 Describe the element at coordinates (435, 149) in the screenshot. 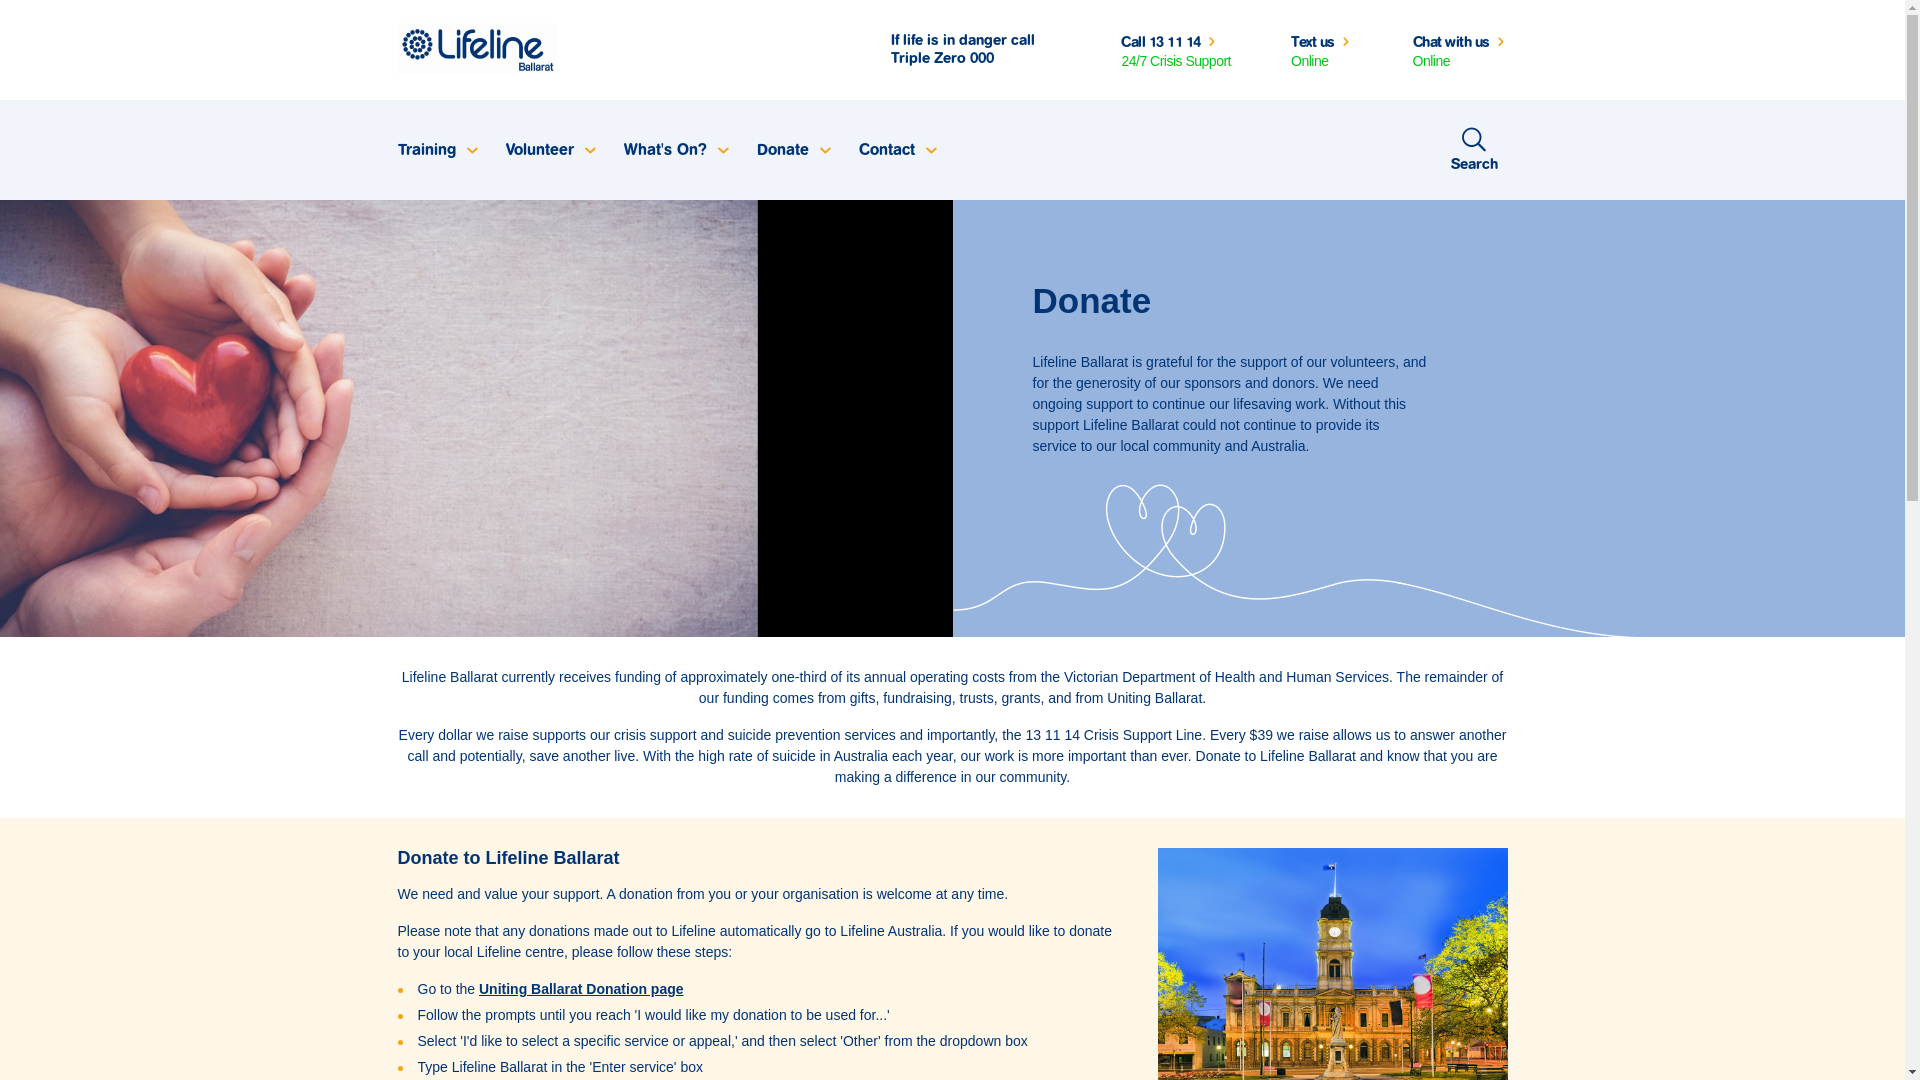

I see `'Training'` at that location.